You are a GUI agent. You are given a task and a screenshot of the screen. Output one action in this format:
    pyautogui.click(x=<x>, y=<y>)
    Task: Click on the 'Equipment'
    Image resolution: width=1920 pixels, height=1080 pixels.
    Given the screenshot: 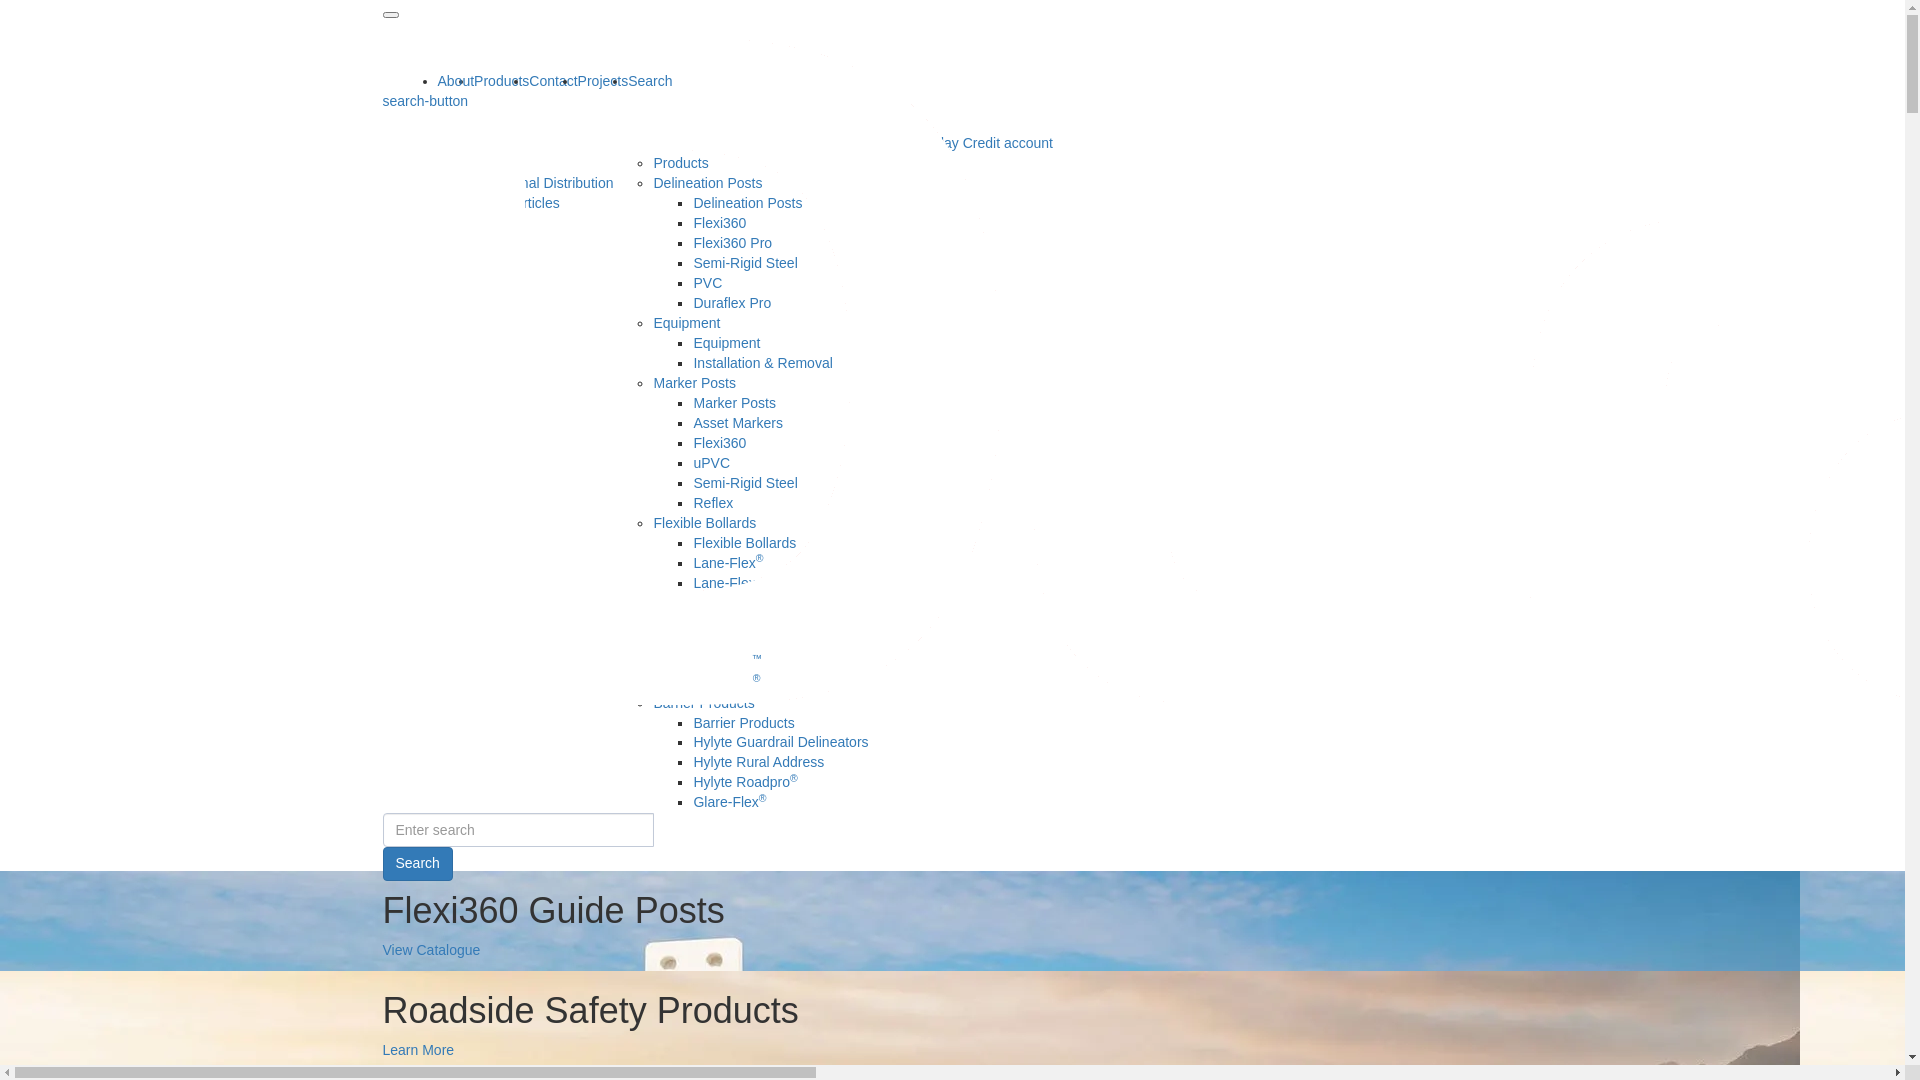 What is the action you would take?
    pyautogui.click(x=686, y=322)
    